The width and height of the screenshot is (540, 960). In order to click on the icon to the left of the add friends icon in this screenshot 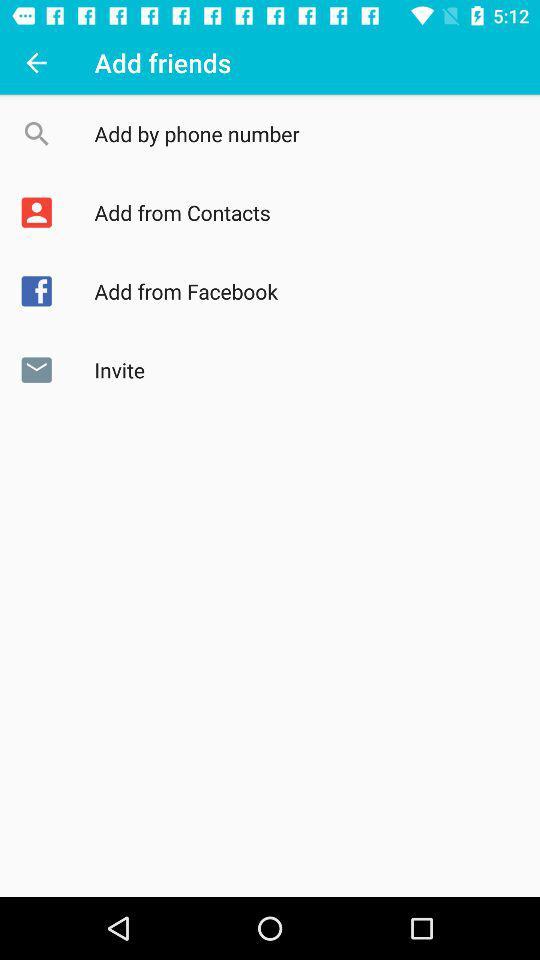, I will do `click(36, 62)`.